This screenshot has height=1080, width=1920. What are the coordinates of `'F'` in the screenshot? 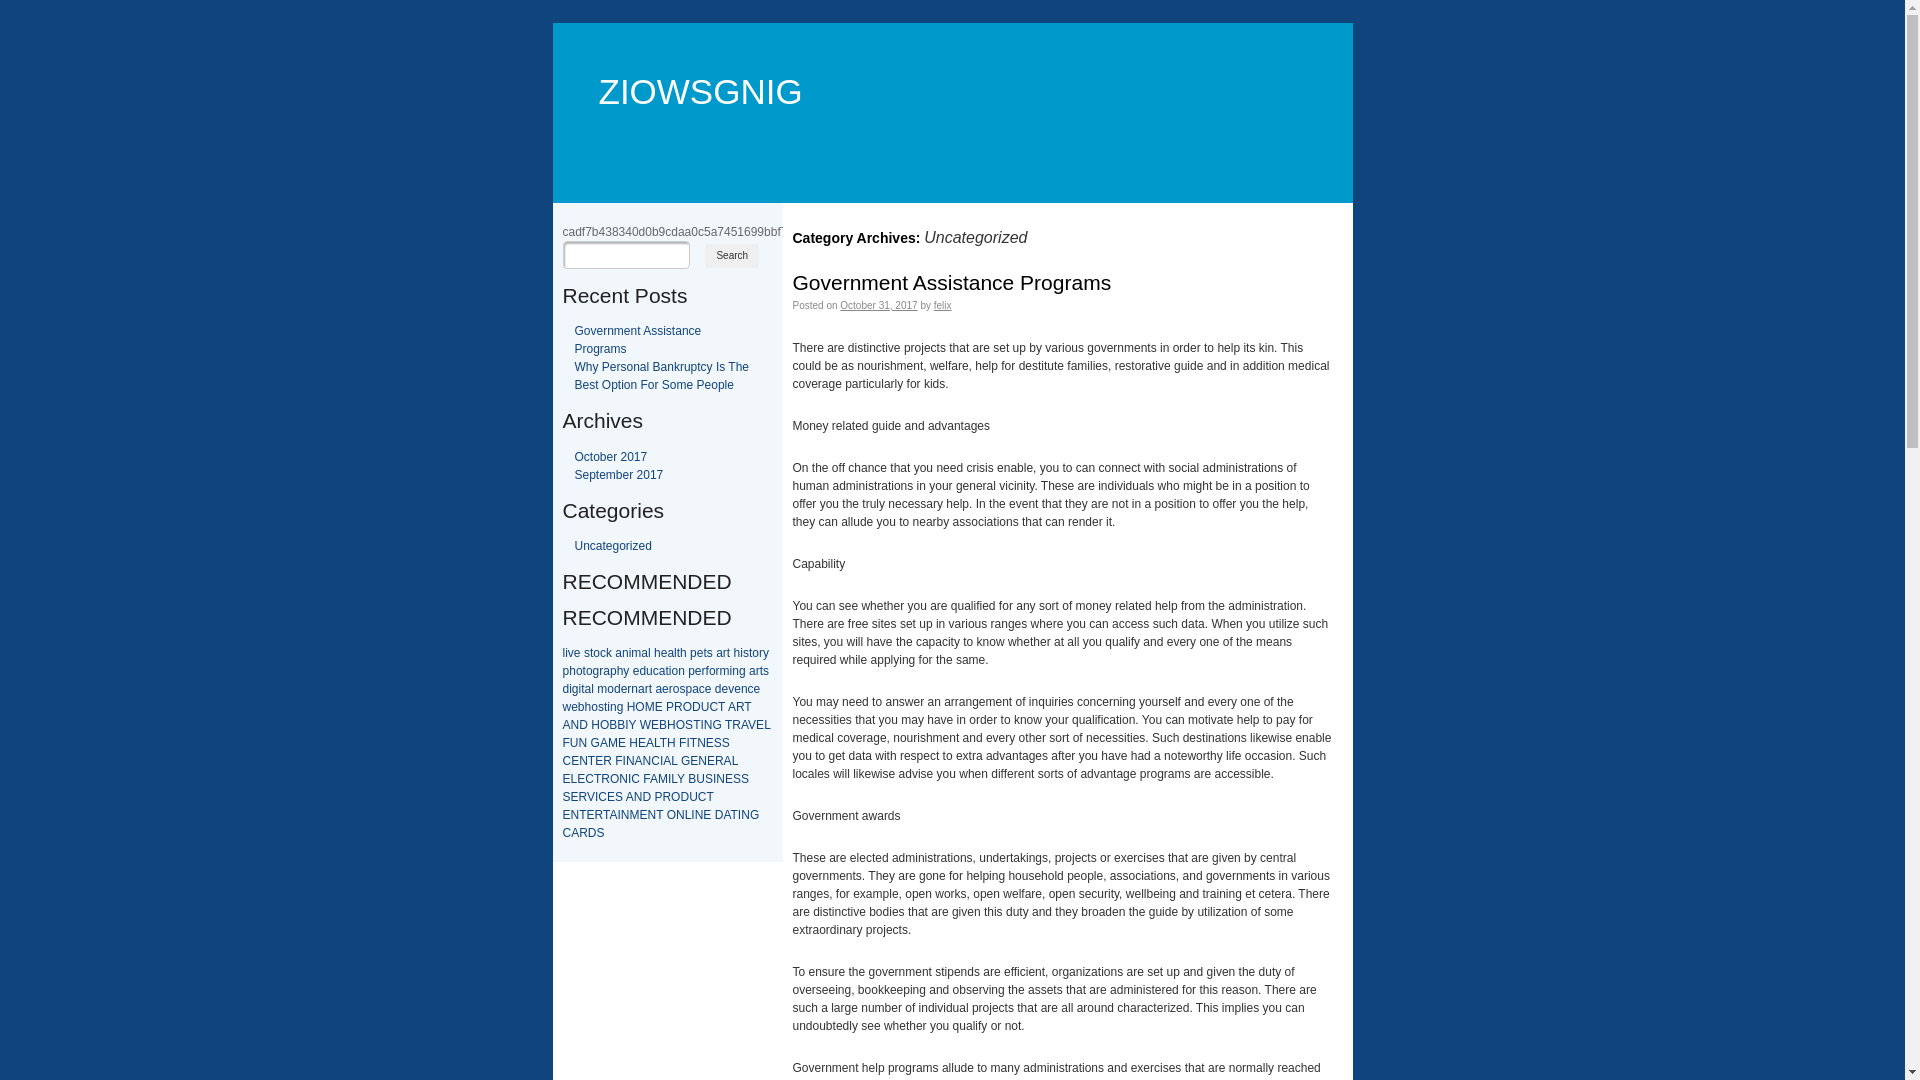 It's located at (564, 743).